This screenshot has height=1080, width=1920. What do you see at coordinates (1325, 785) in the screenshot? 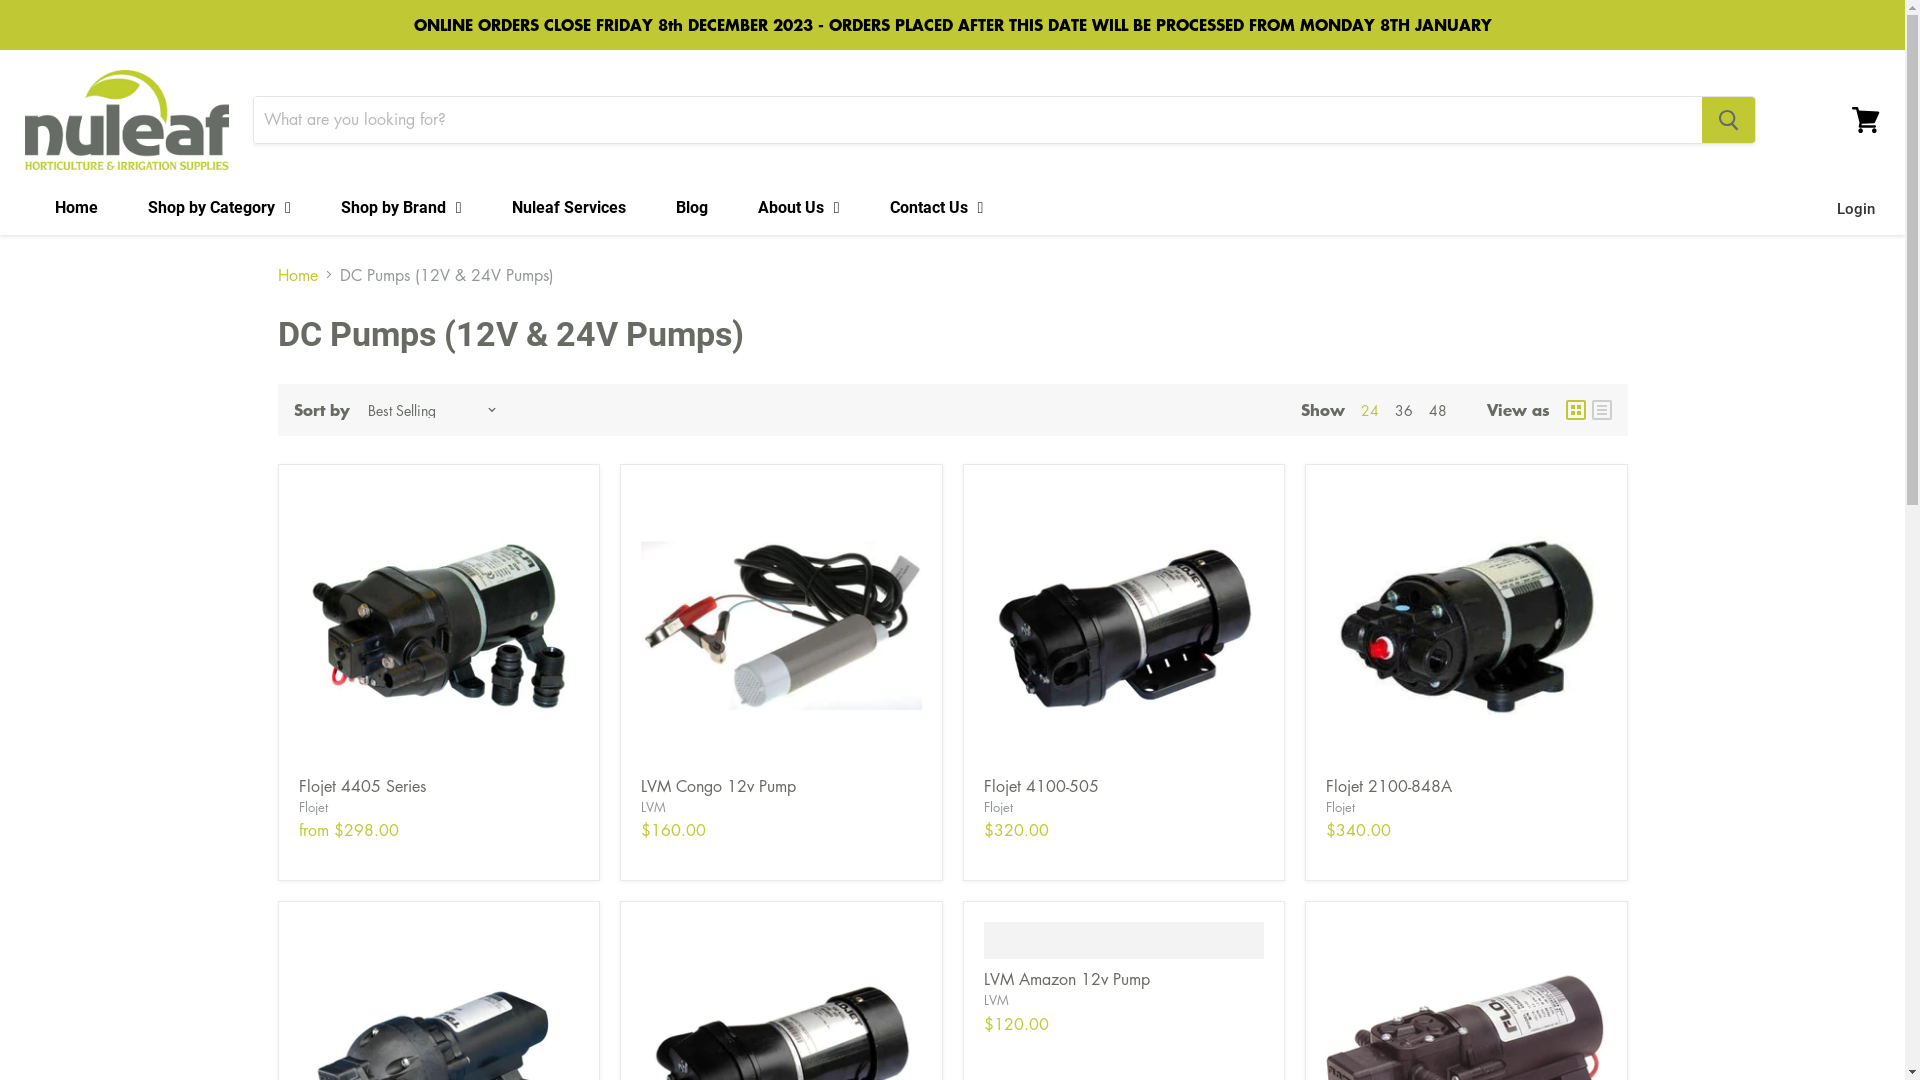
I see `'Flojet 2100-848A'` at bounding box center [1325, 785].